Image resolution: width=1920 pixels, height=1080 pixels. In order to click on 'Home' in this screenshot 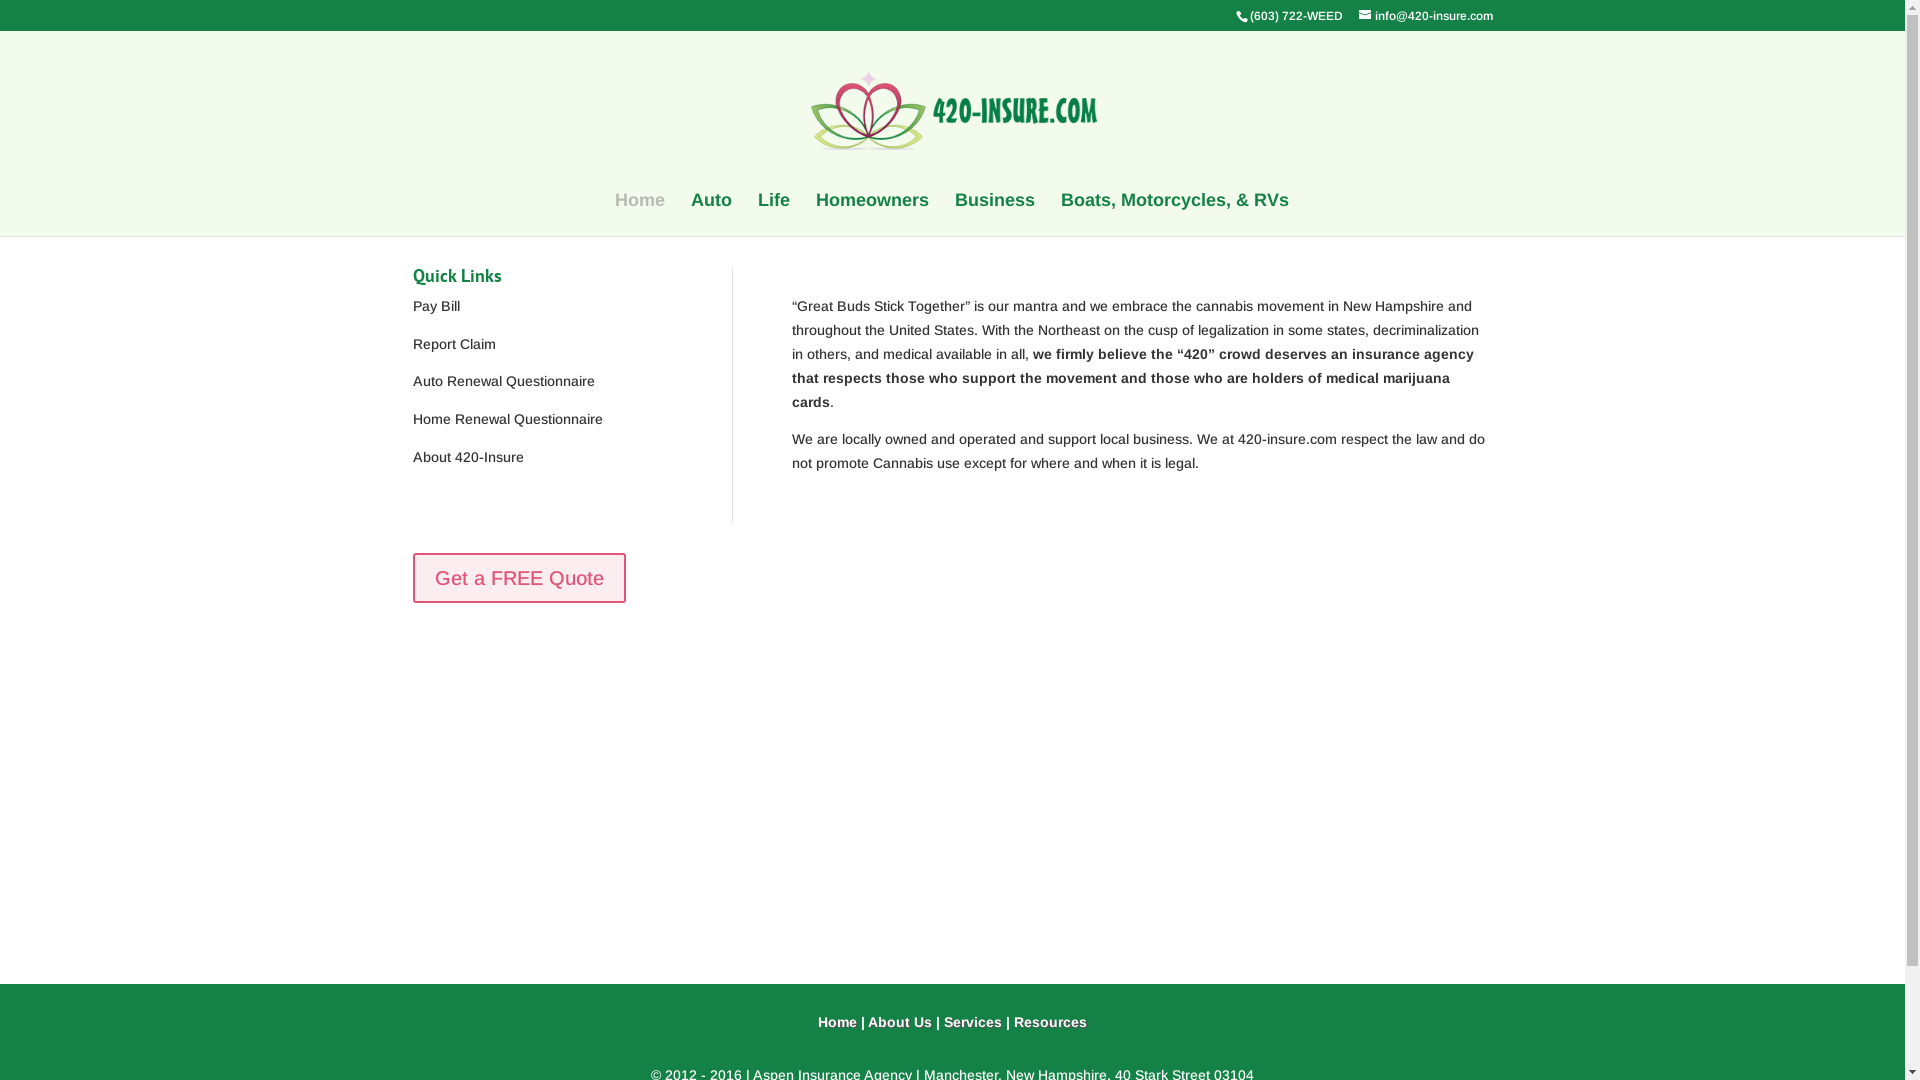, I will do `click(637, 214)`.